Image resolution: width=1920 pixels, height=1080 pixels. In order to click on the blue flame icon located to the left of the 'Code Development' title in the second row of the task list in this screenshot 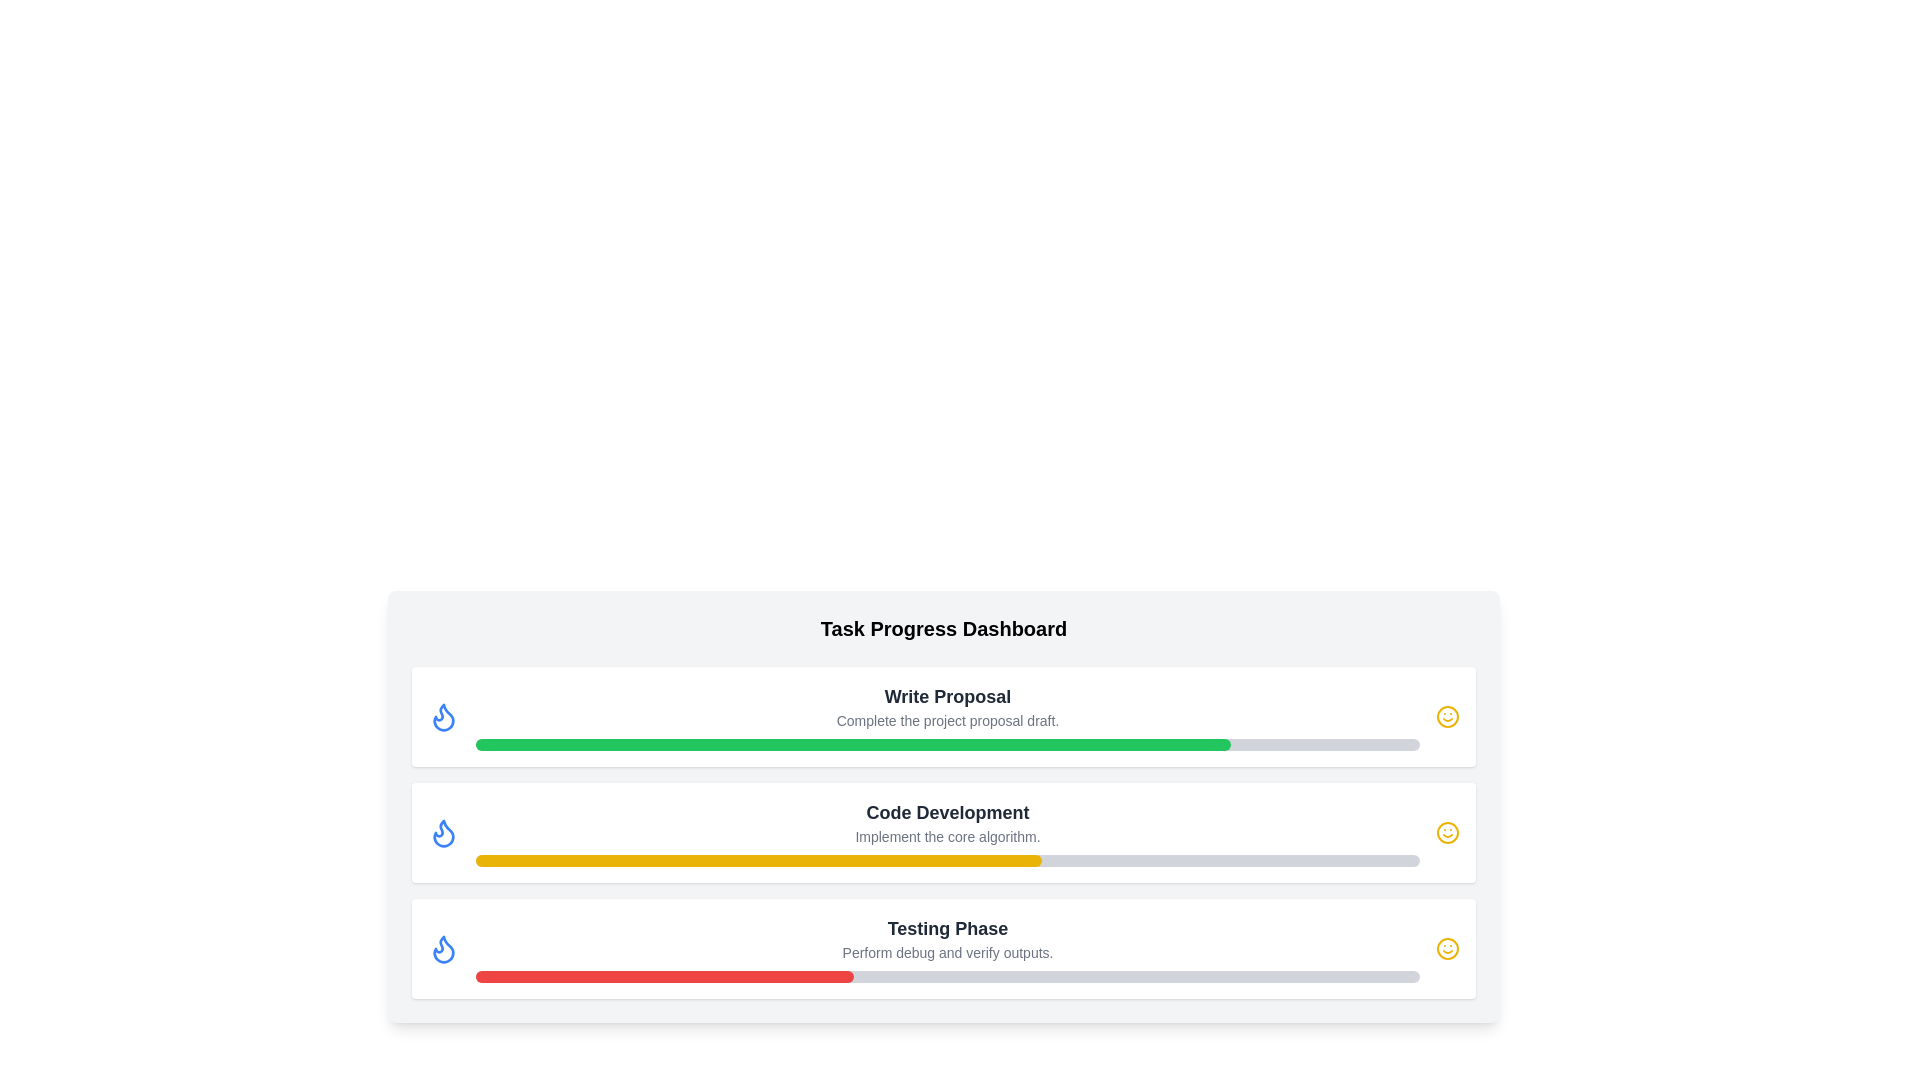, I will do `click(443, 833)`.